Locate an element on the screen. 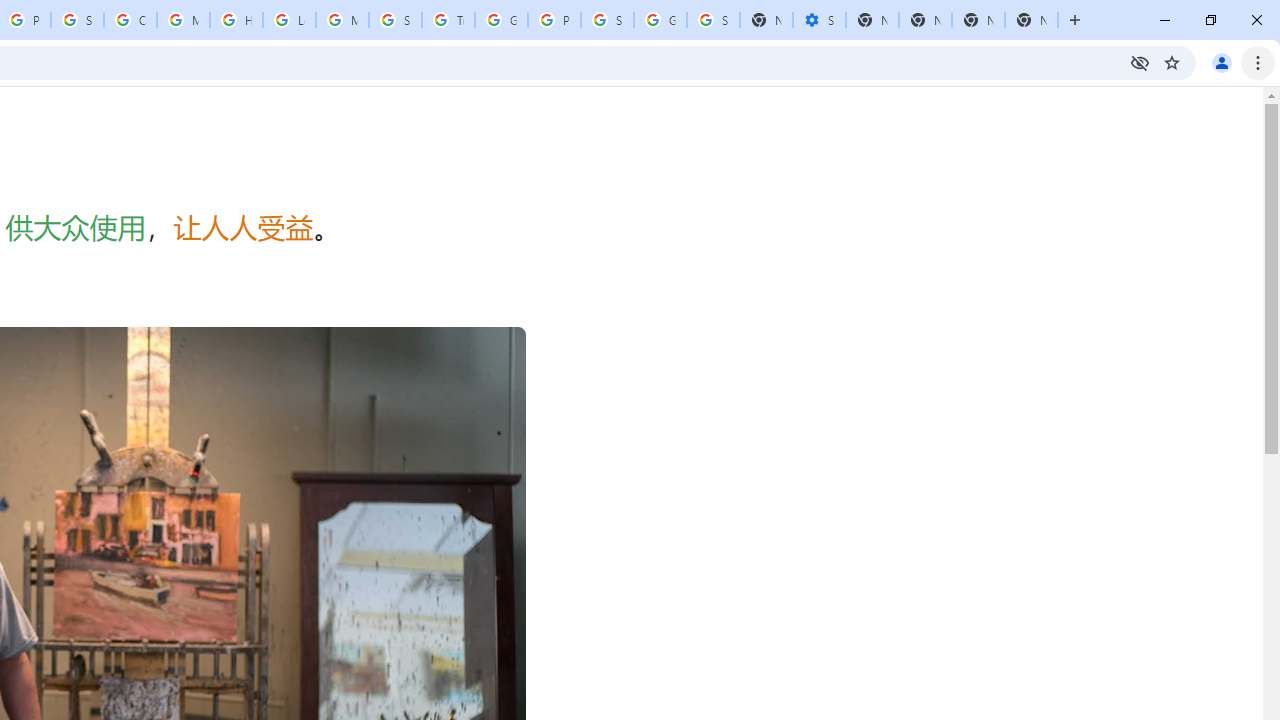 Image resolution: width=1280 pixels, height=720 pixels. 'Search our Doodle Library Collection - Google Doodles' is located at coordinates (395, 20).